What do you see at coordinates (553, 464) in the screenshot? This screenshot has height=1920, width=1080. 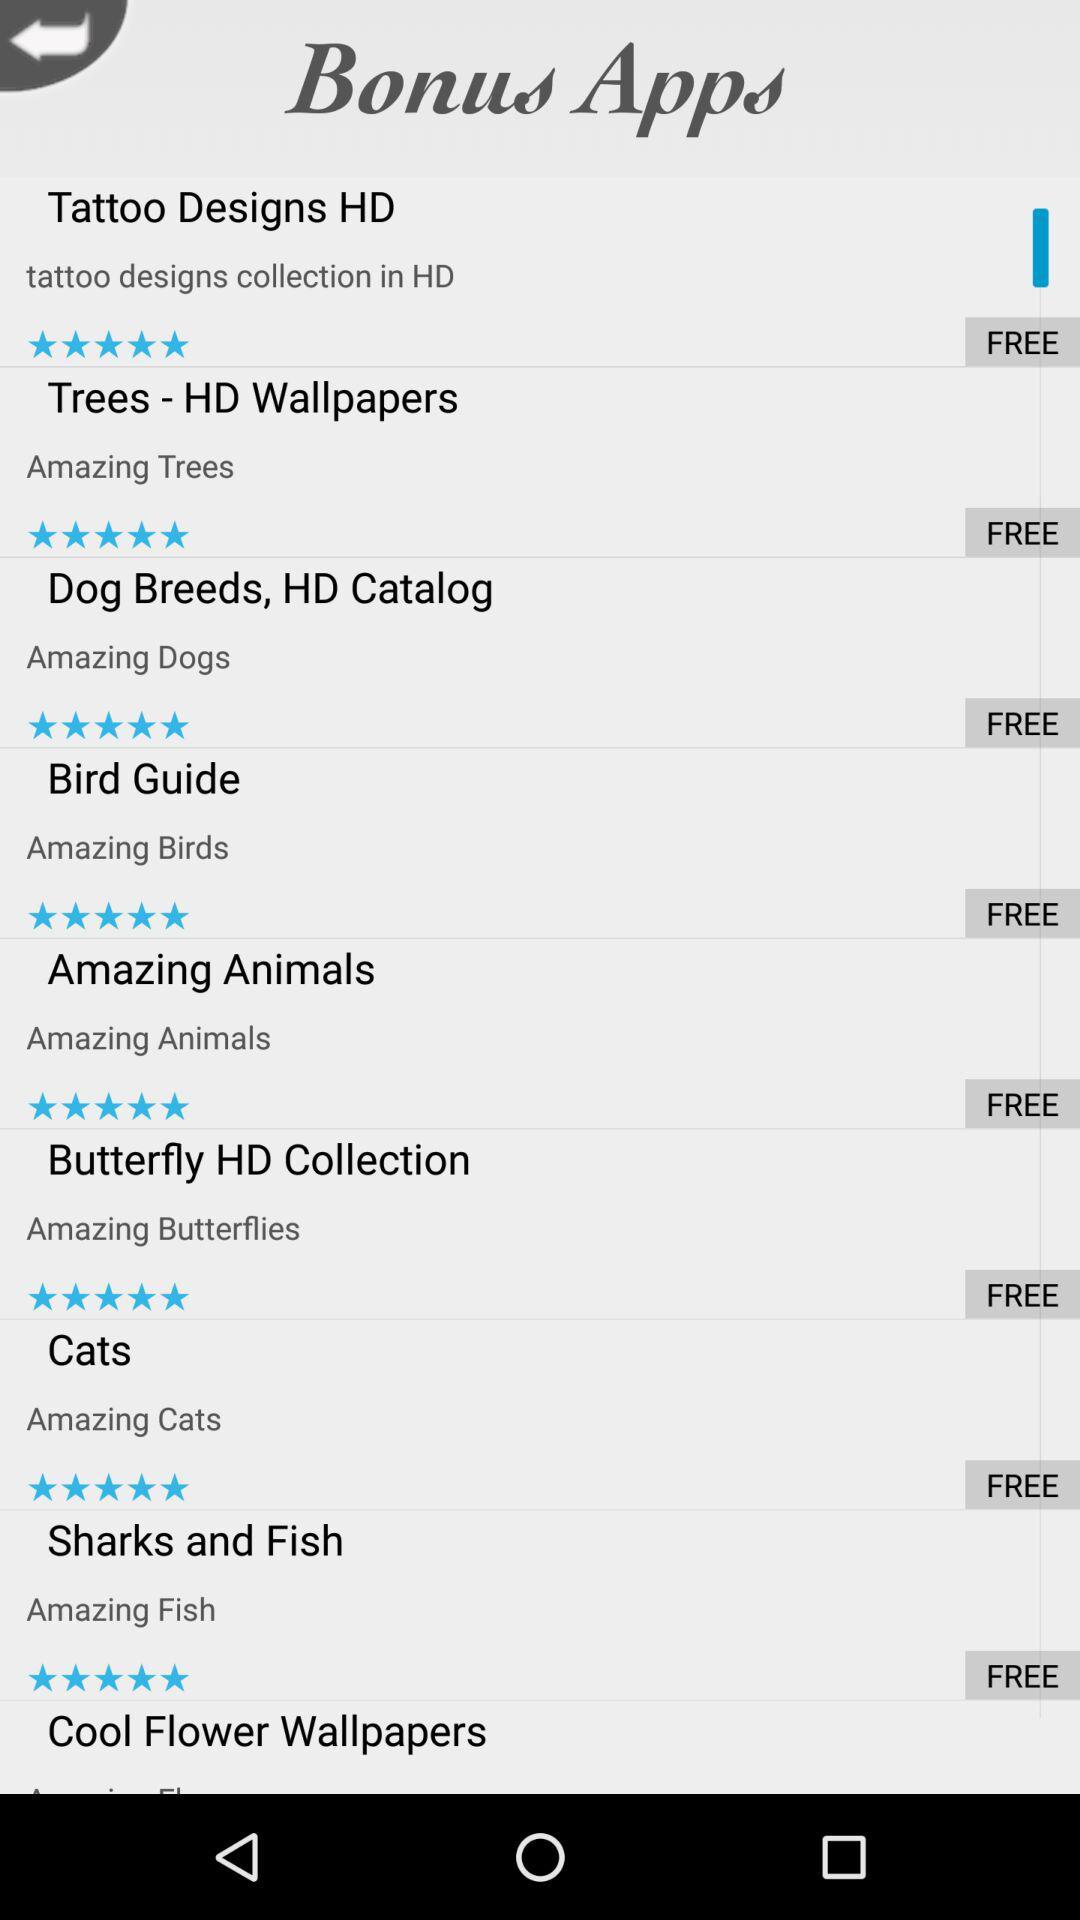 I see `the icon below   trees - hd wallpapers  icon` at bounding box center [553, 464].